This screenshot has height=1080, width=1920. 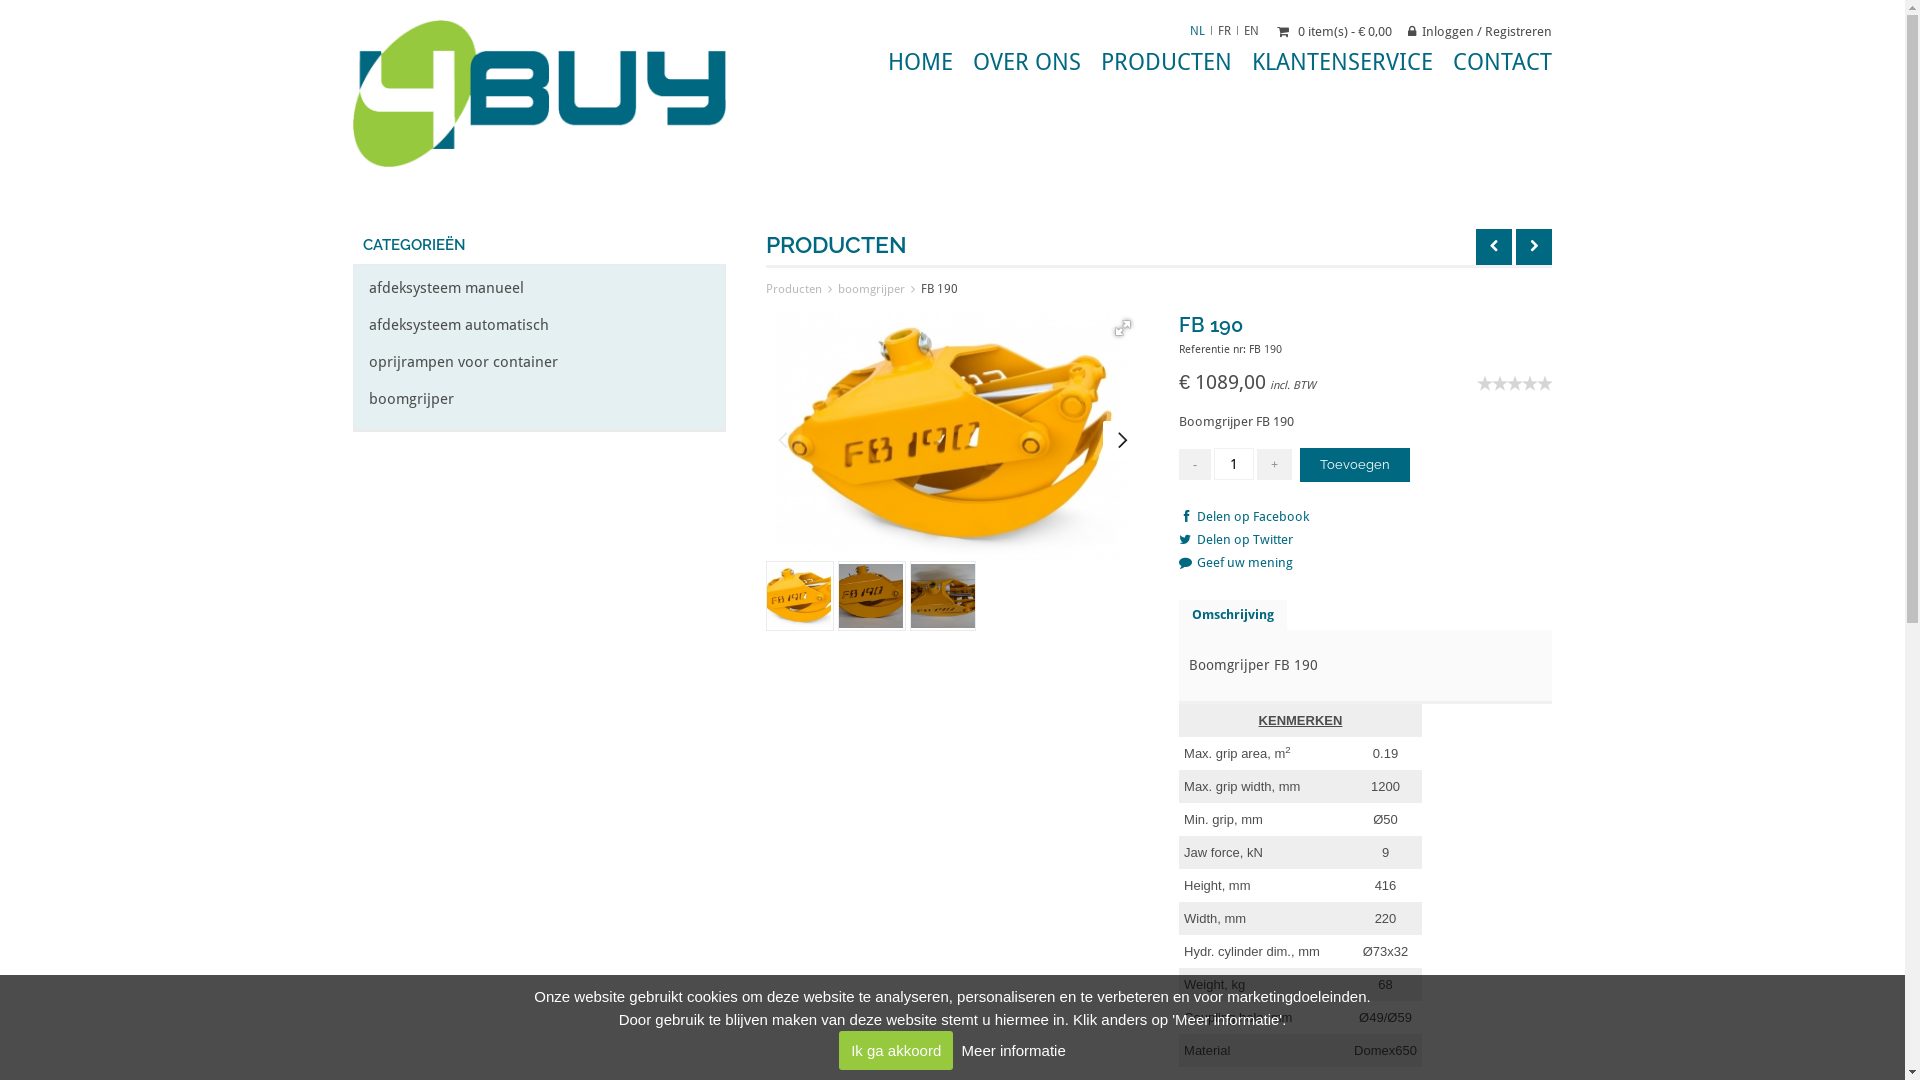 I want to click on 'Ik ga akkoord', so click(x=895, y=1049).